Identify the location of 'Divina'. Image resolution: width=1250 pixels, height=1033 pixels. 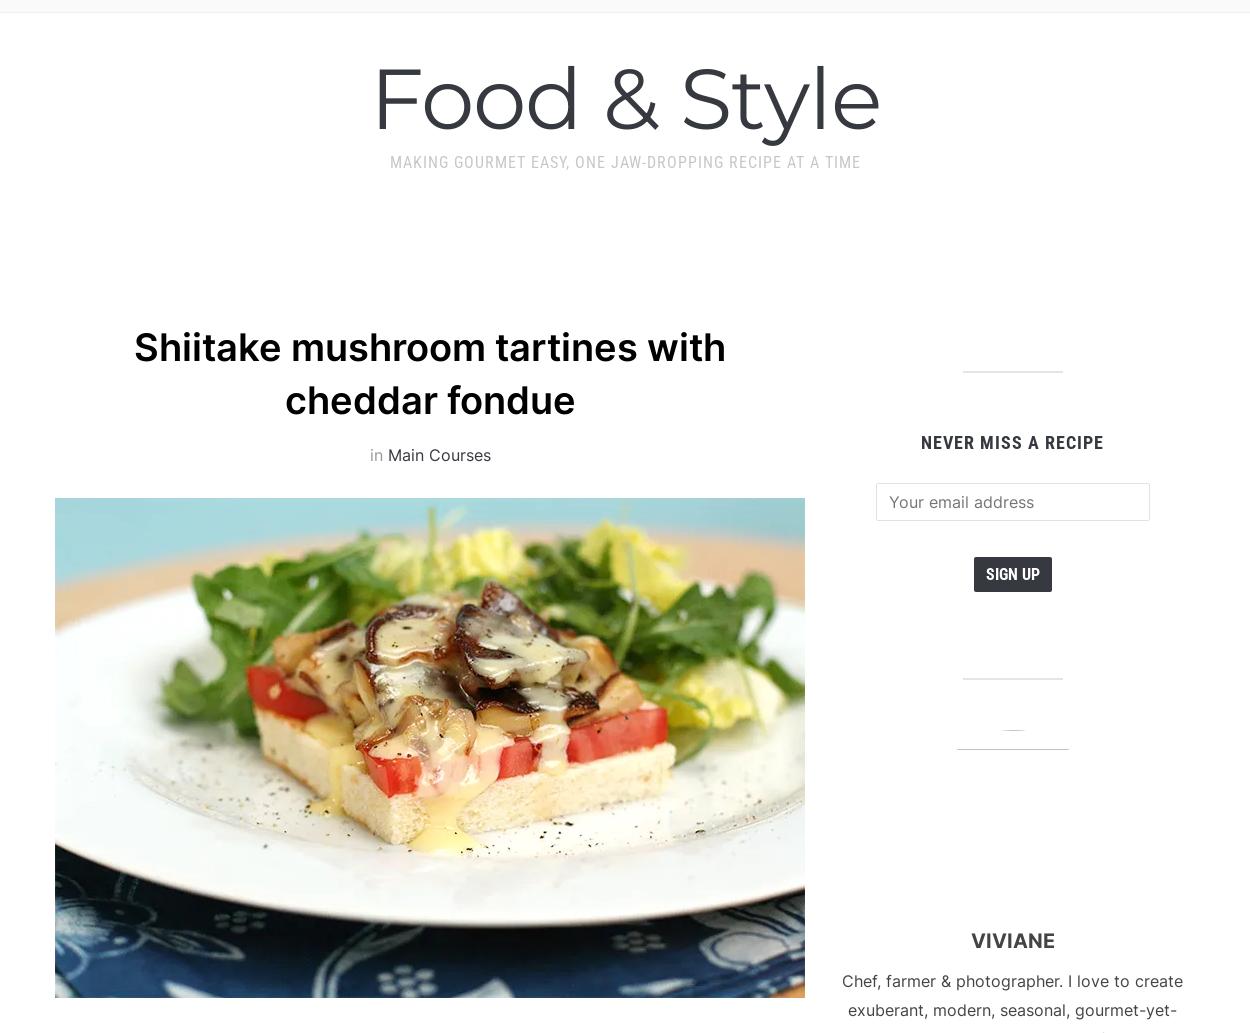
(197, 568).